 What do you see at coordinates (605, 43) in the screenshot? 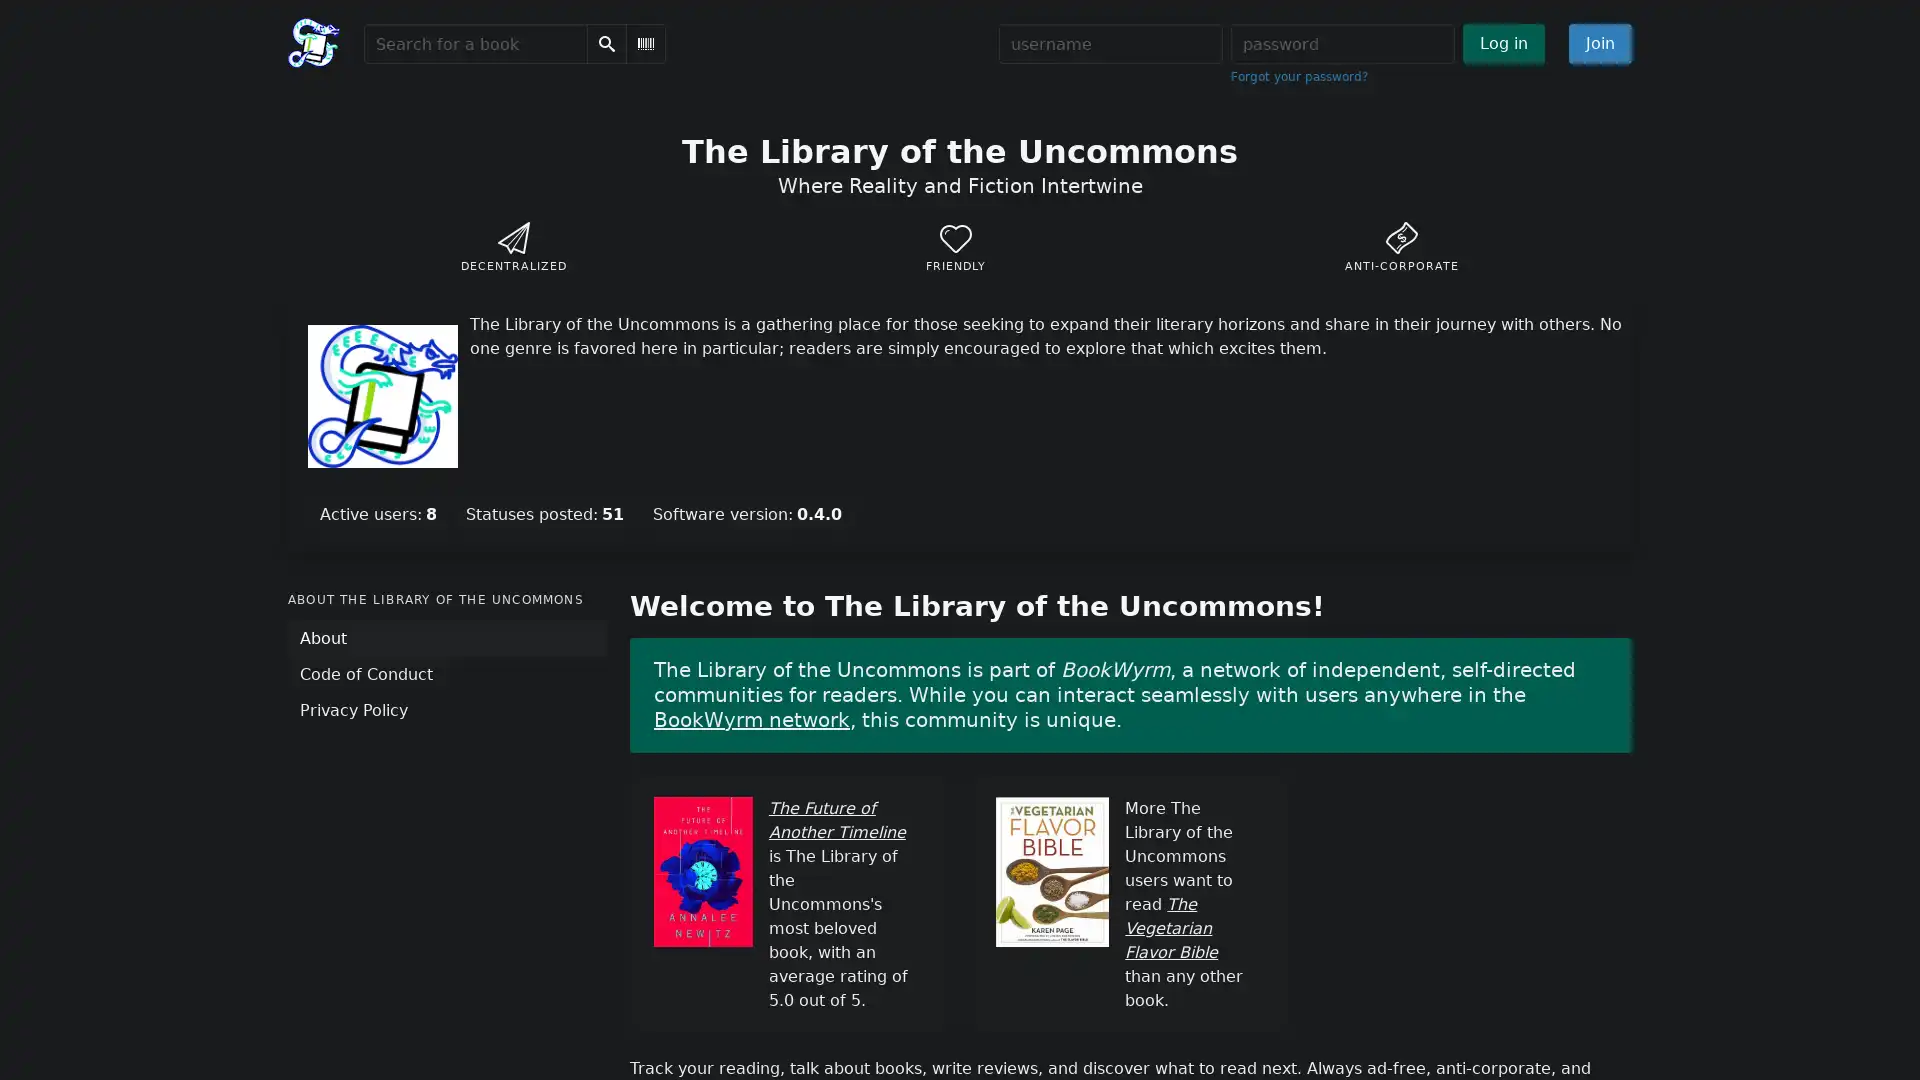
I see `Search` at bounding box center [605, 43].